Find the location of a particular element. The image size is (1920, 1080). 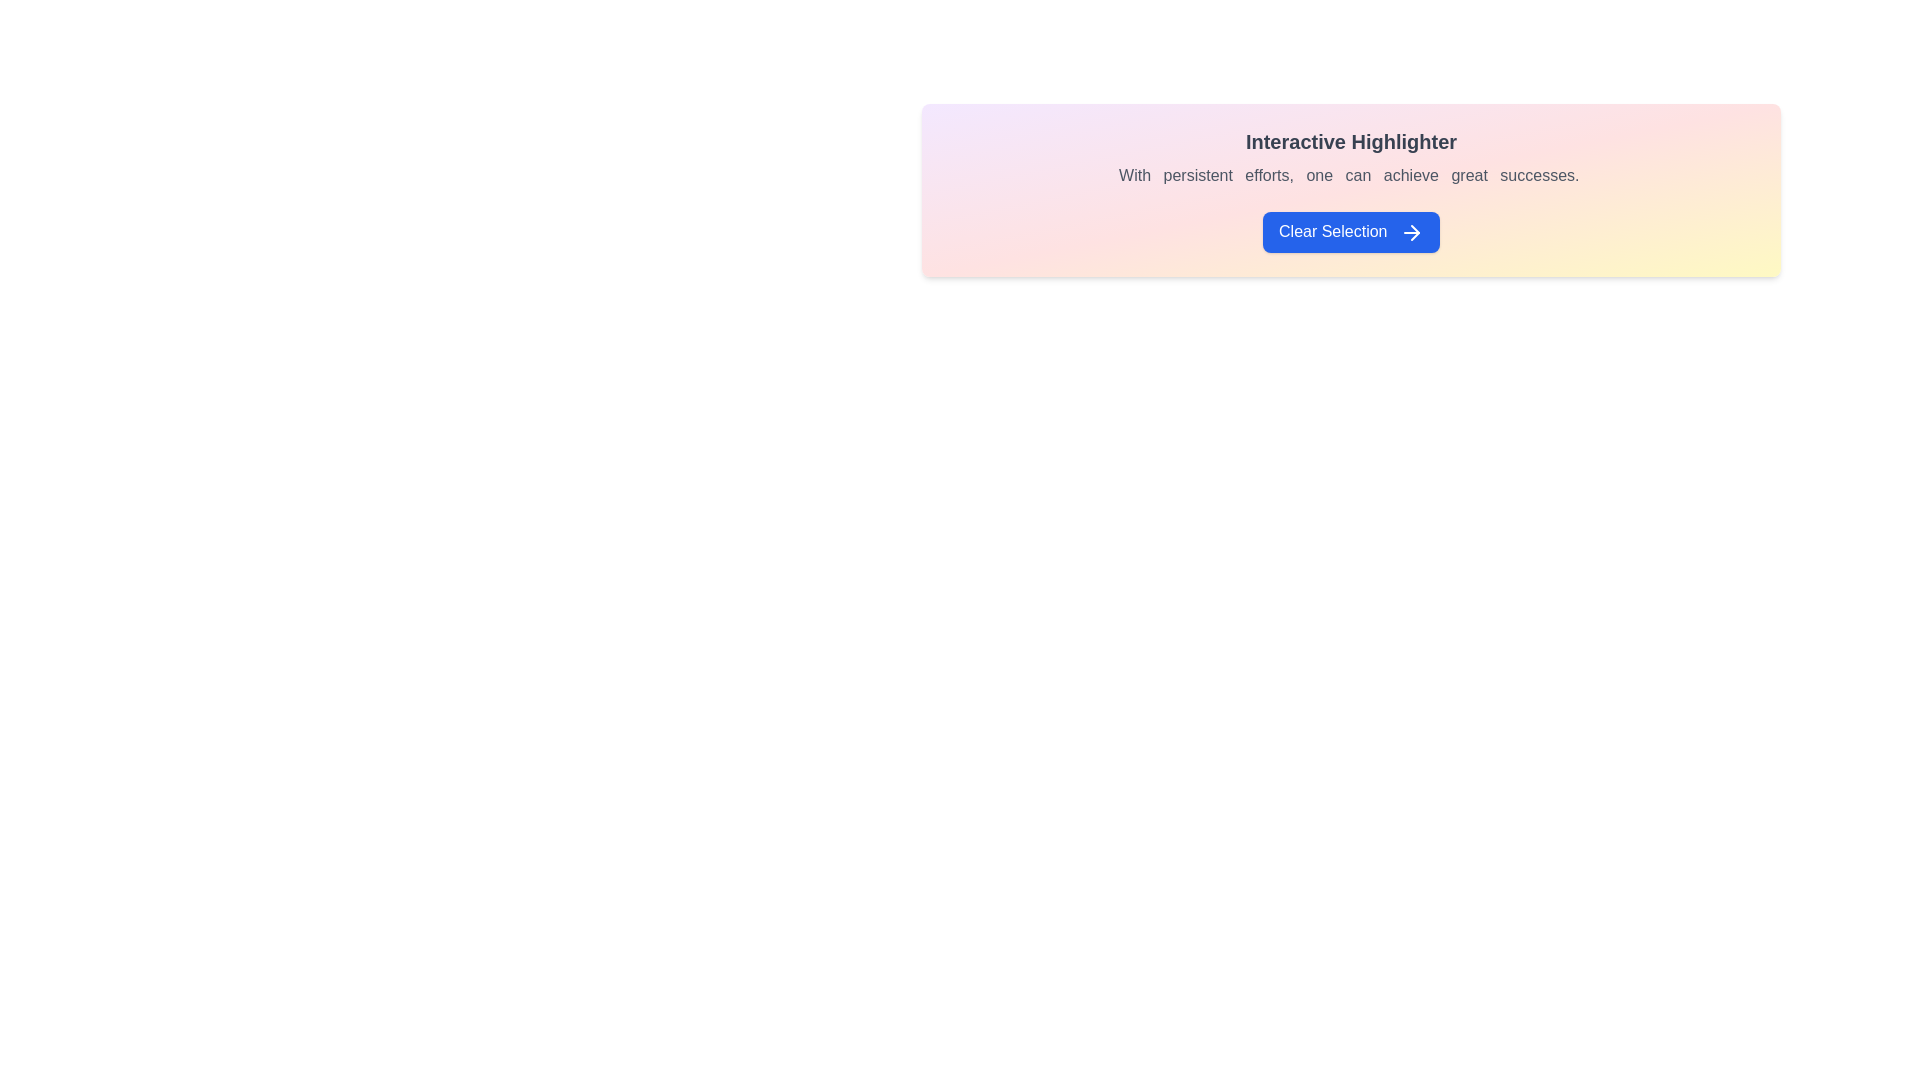

the selectable text 'efforts' is located at coordinates (1270, 174).